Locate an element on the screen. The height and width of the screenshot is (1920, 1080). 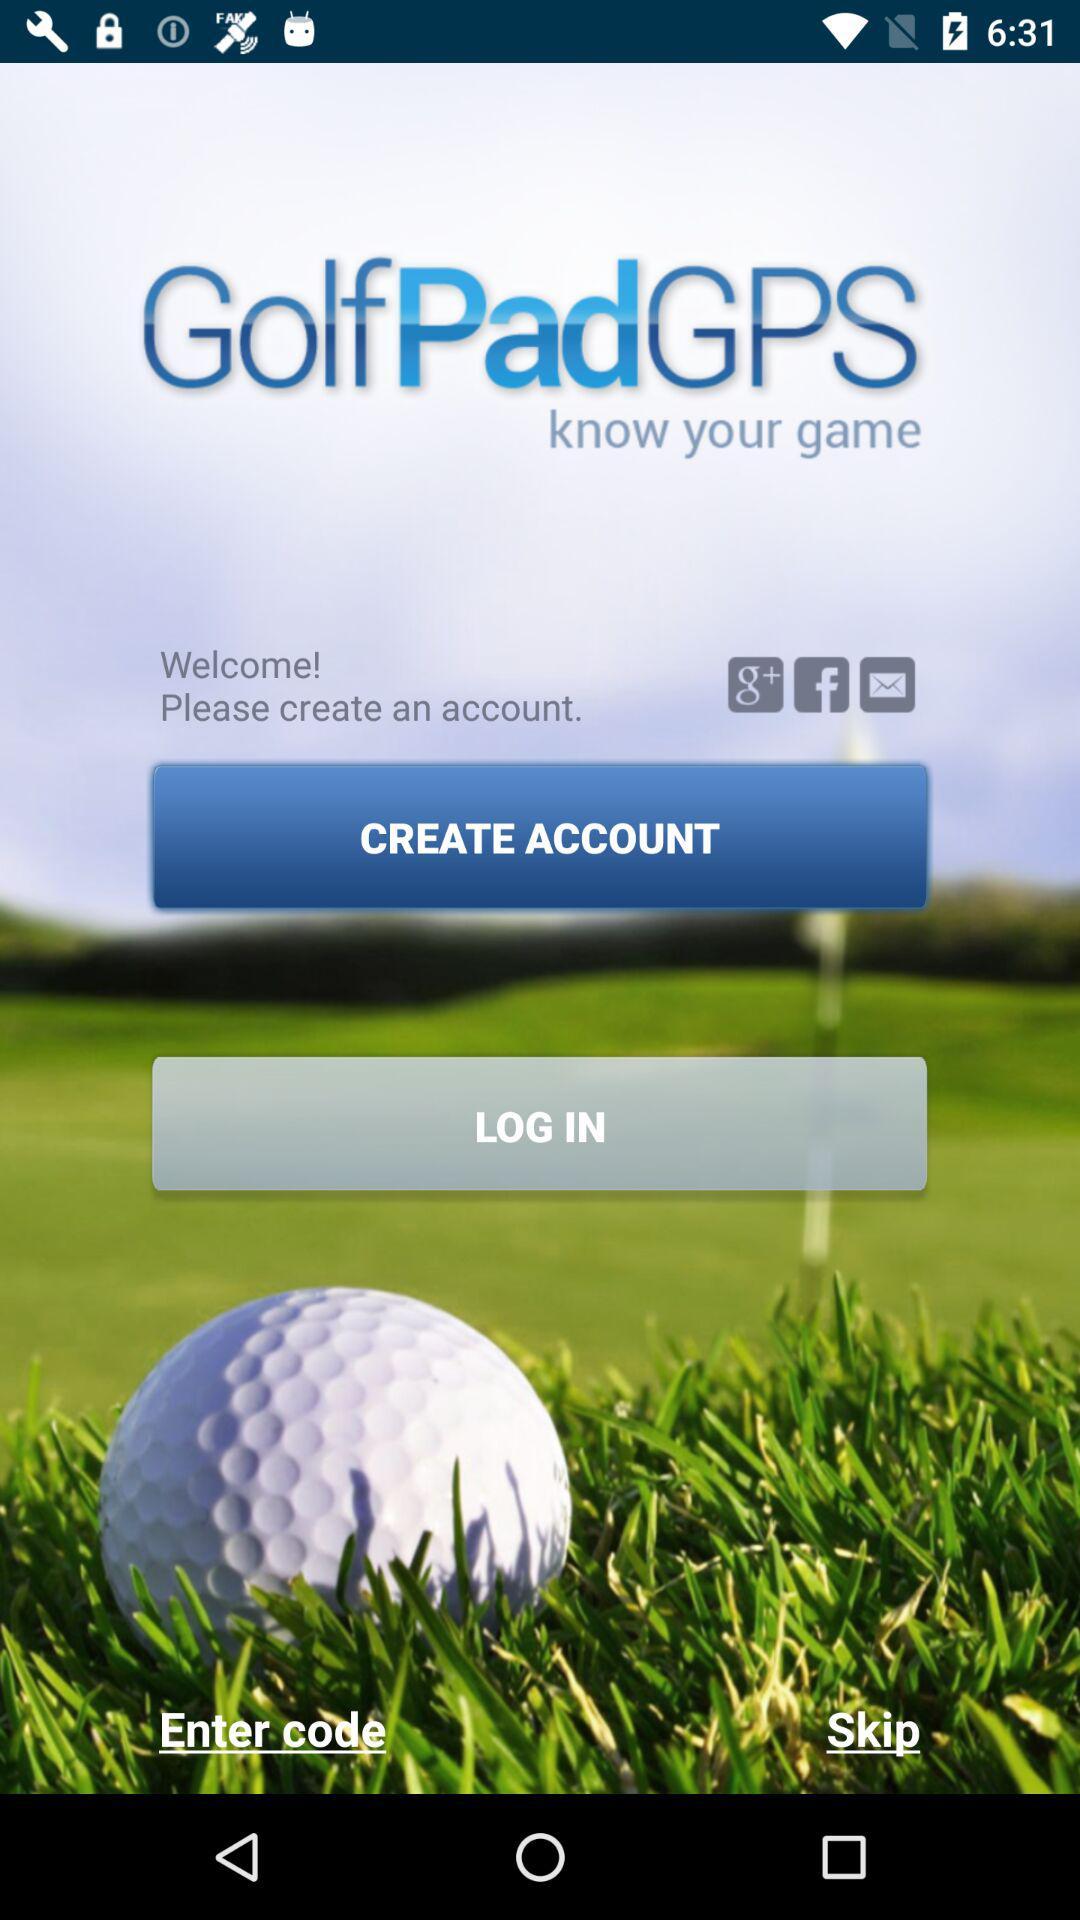
item above the skip item is located at coordinates (540, 1125).